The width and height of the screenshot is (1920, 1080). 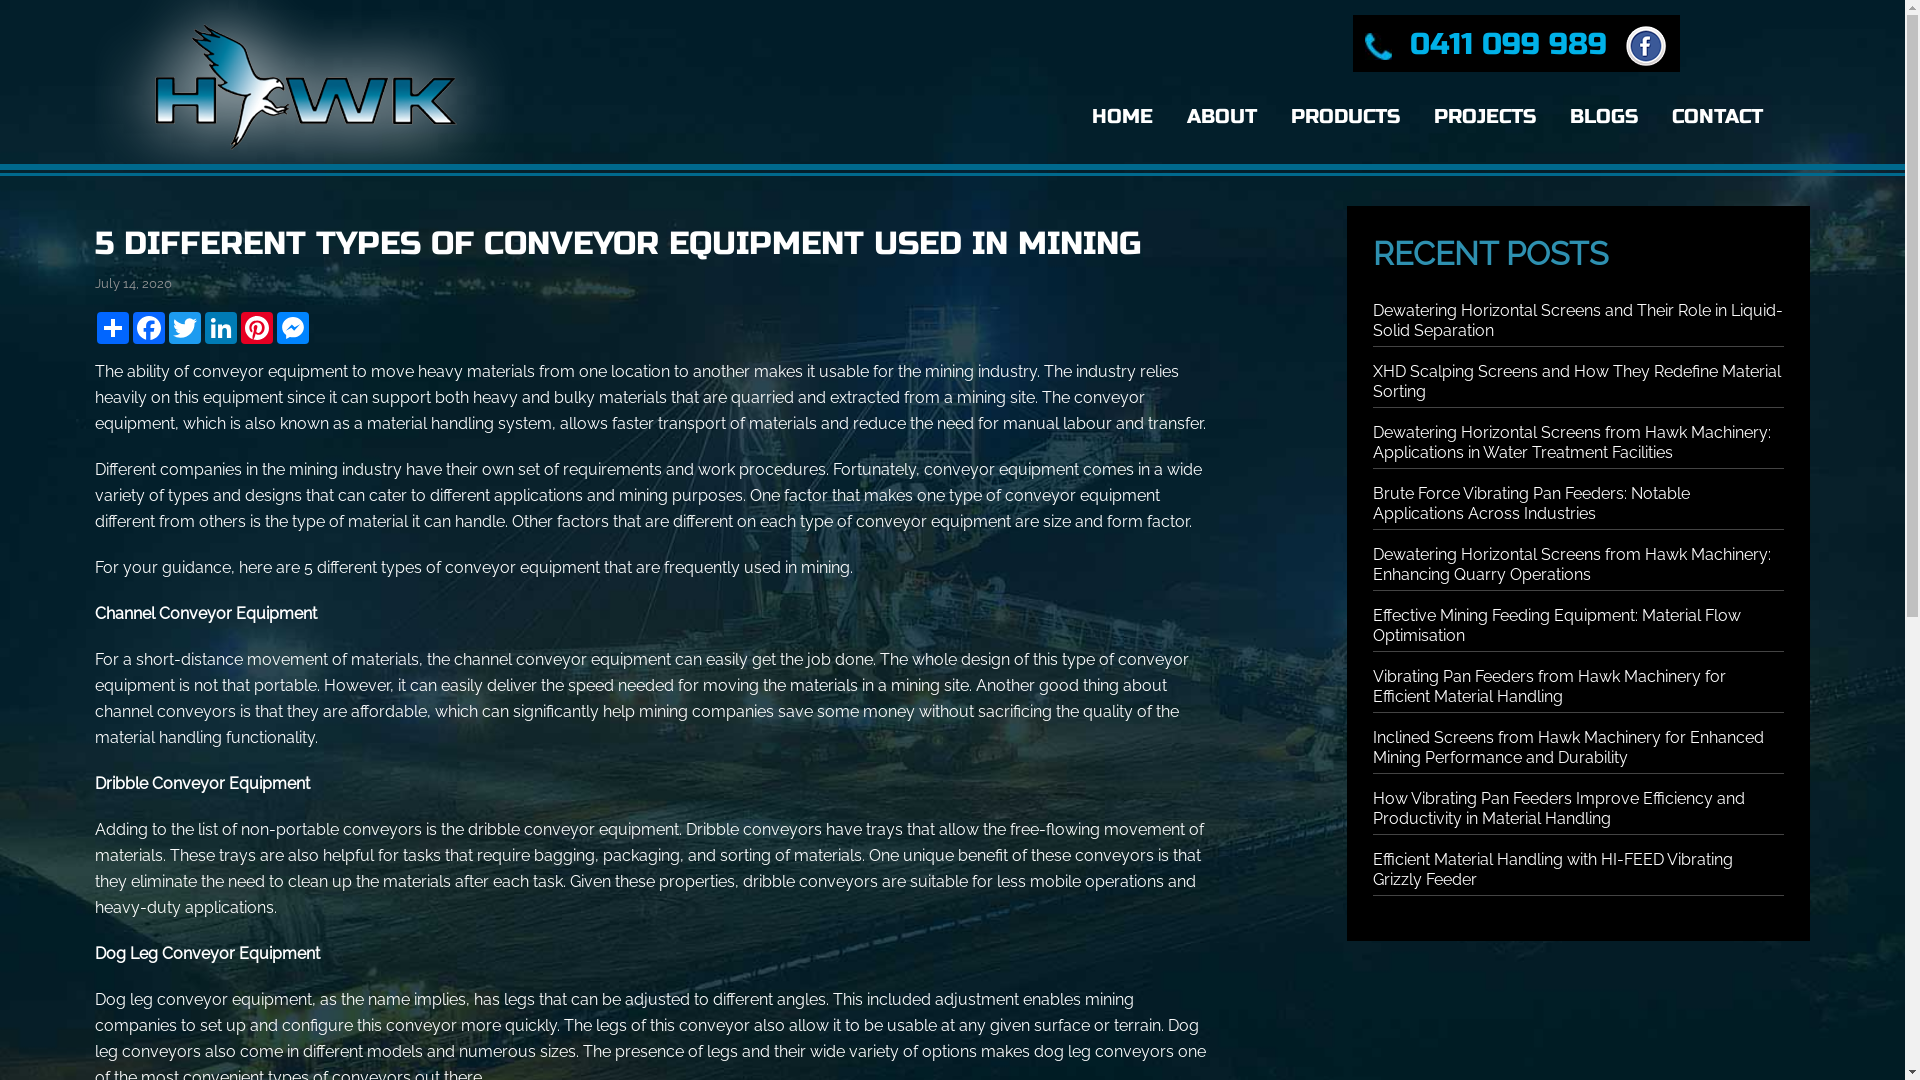 What do you see at coordinates (1484, 116) in the screenshot?
I see `'PROJECTS'` at bounding box center [1484, 116].